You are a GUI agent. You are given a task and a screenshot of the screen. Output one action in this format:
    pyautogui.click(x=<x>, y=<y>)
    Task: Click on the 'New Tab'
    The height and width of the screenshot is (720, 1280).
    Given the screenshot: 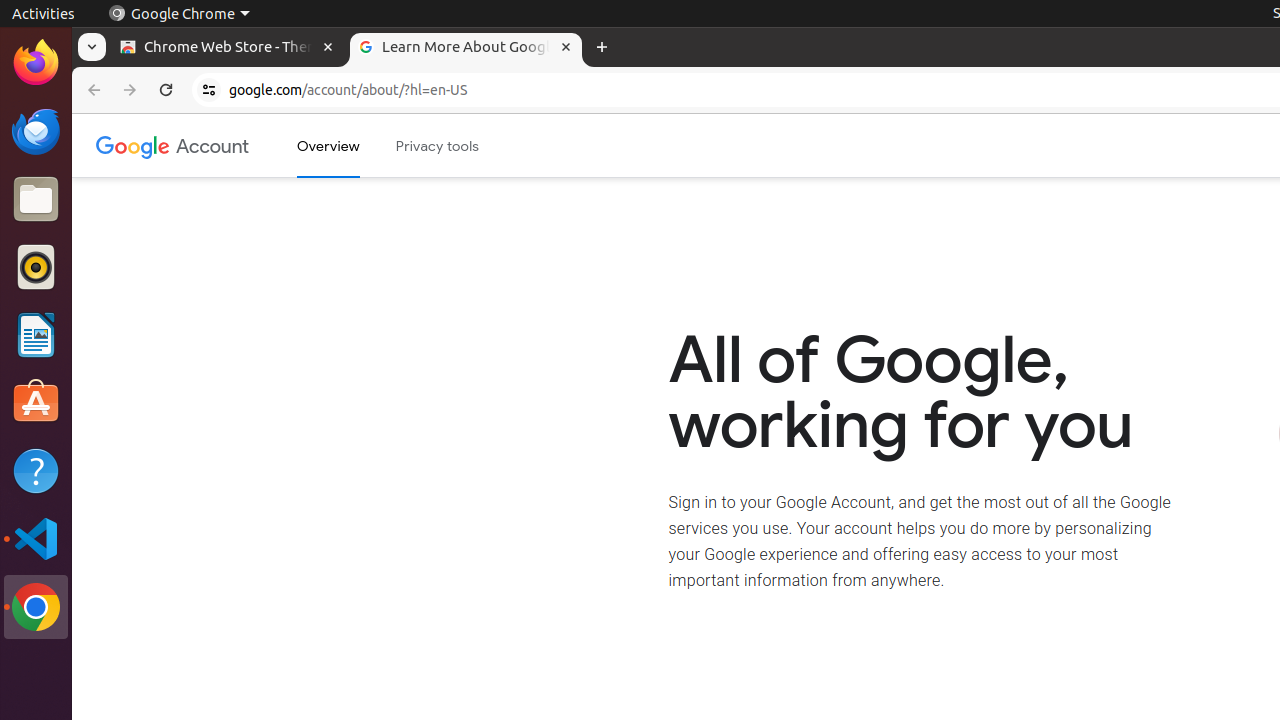 What is the action you would take?
    pyautogui.click(x=600, y=46)
    